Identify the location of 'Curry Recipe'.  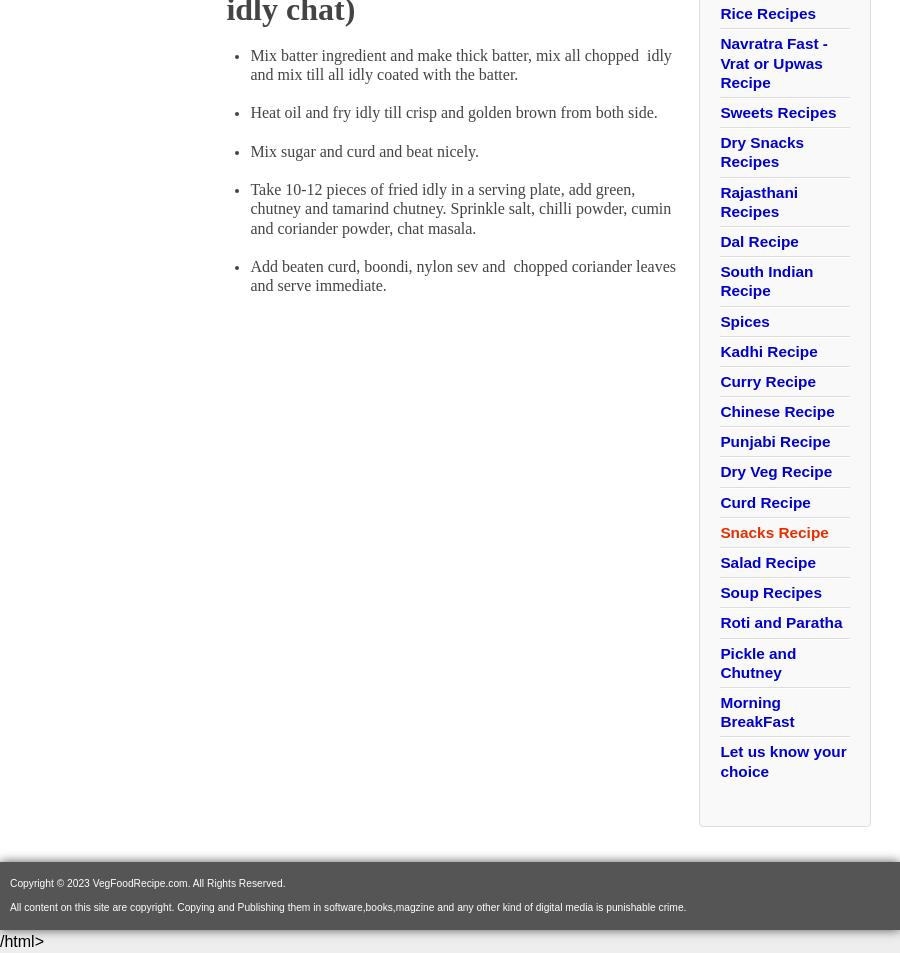
(766, 379).